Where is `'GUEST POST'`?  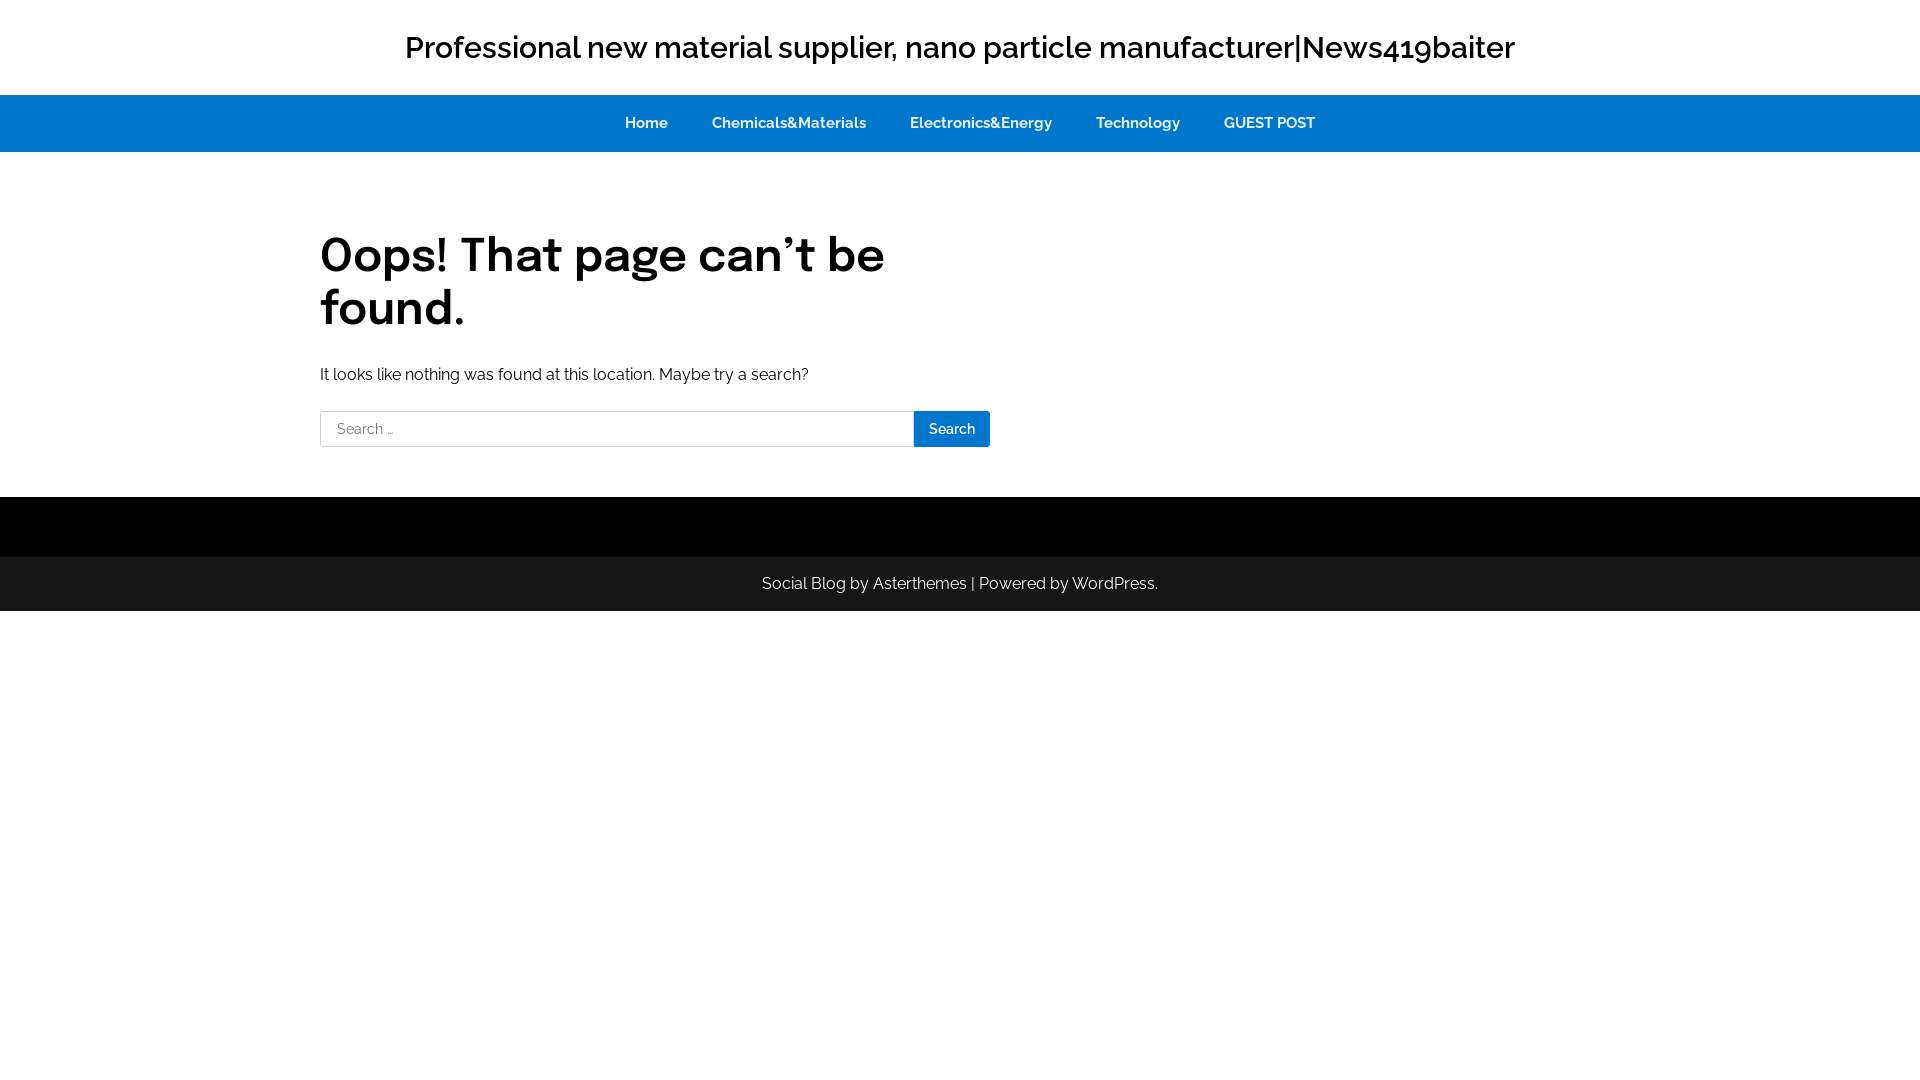 'GUEST POST' is located at coordinates (1203, 123).